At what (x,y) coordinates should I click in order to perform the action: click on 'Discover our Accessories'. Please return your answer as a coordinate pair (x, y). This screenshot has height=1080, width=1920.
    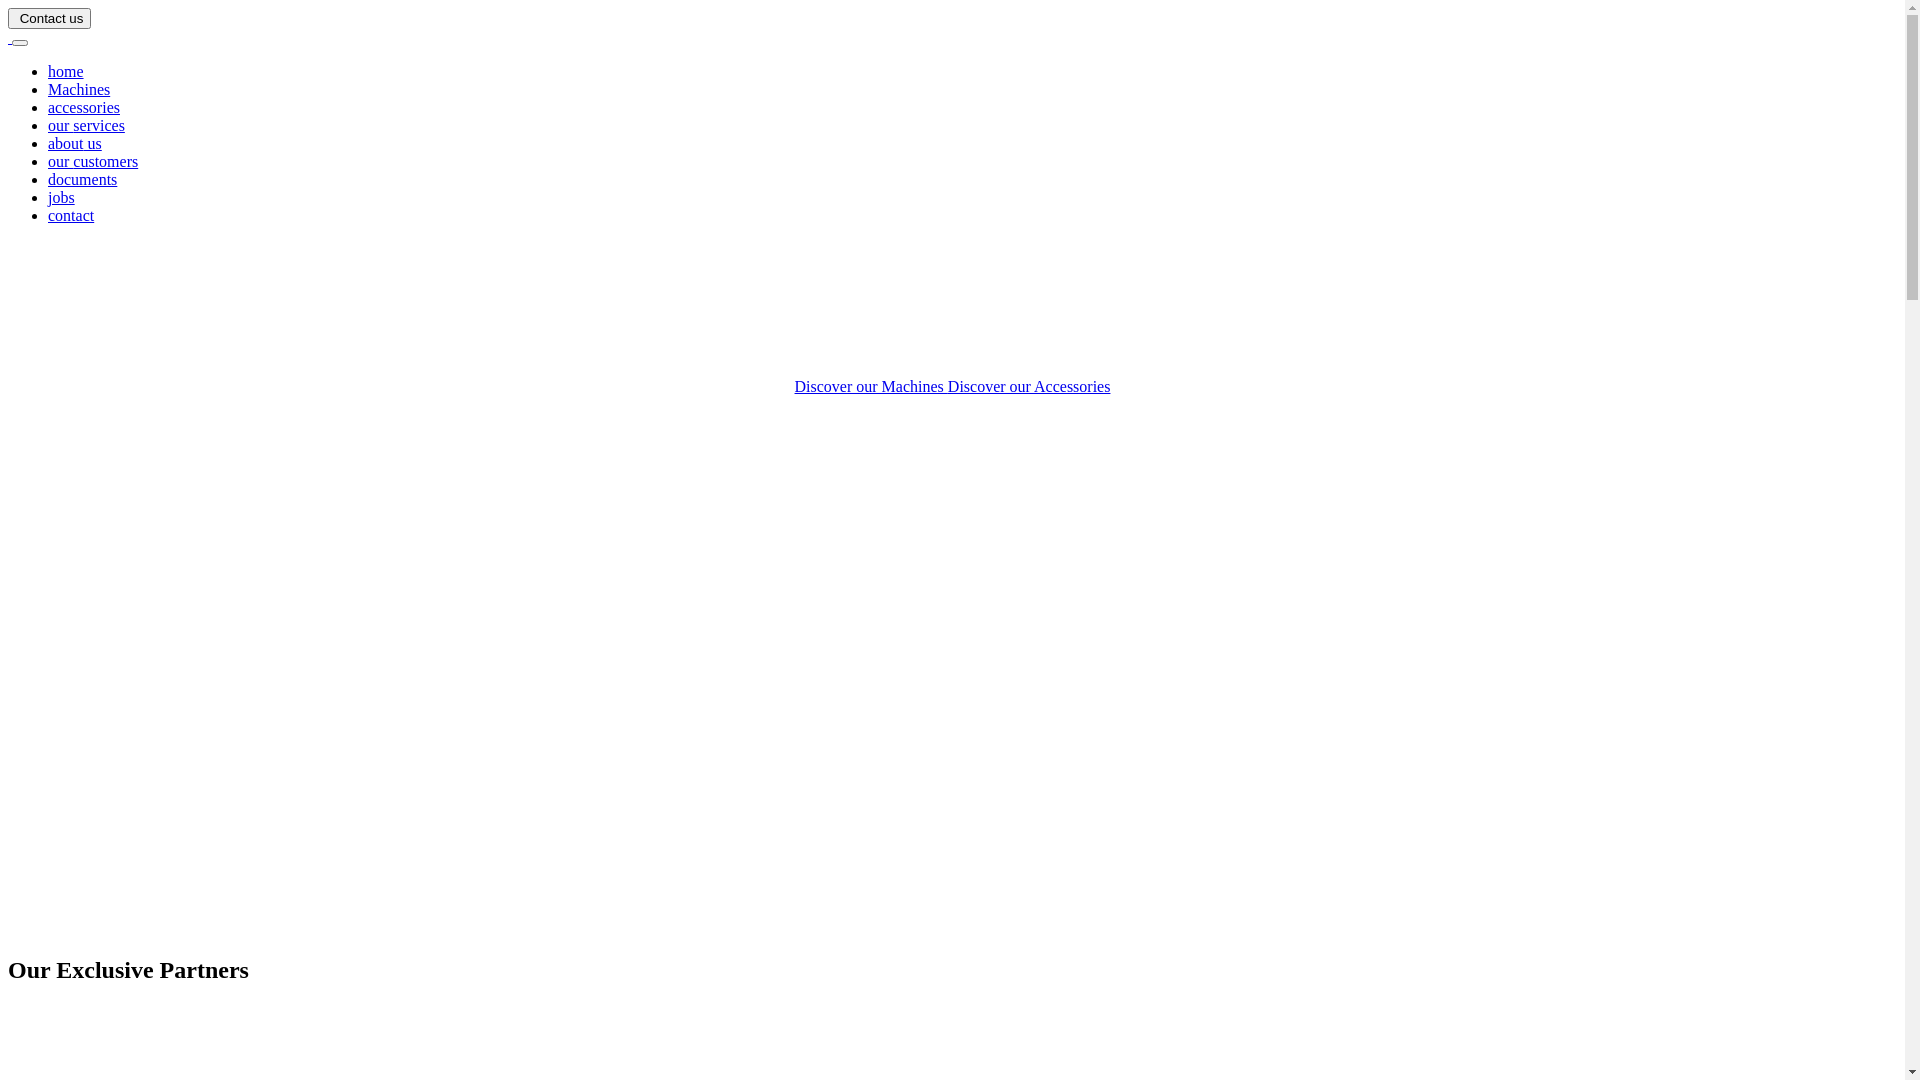
    Looking at the image, I should click on (1029, 386).